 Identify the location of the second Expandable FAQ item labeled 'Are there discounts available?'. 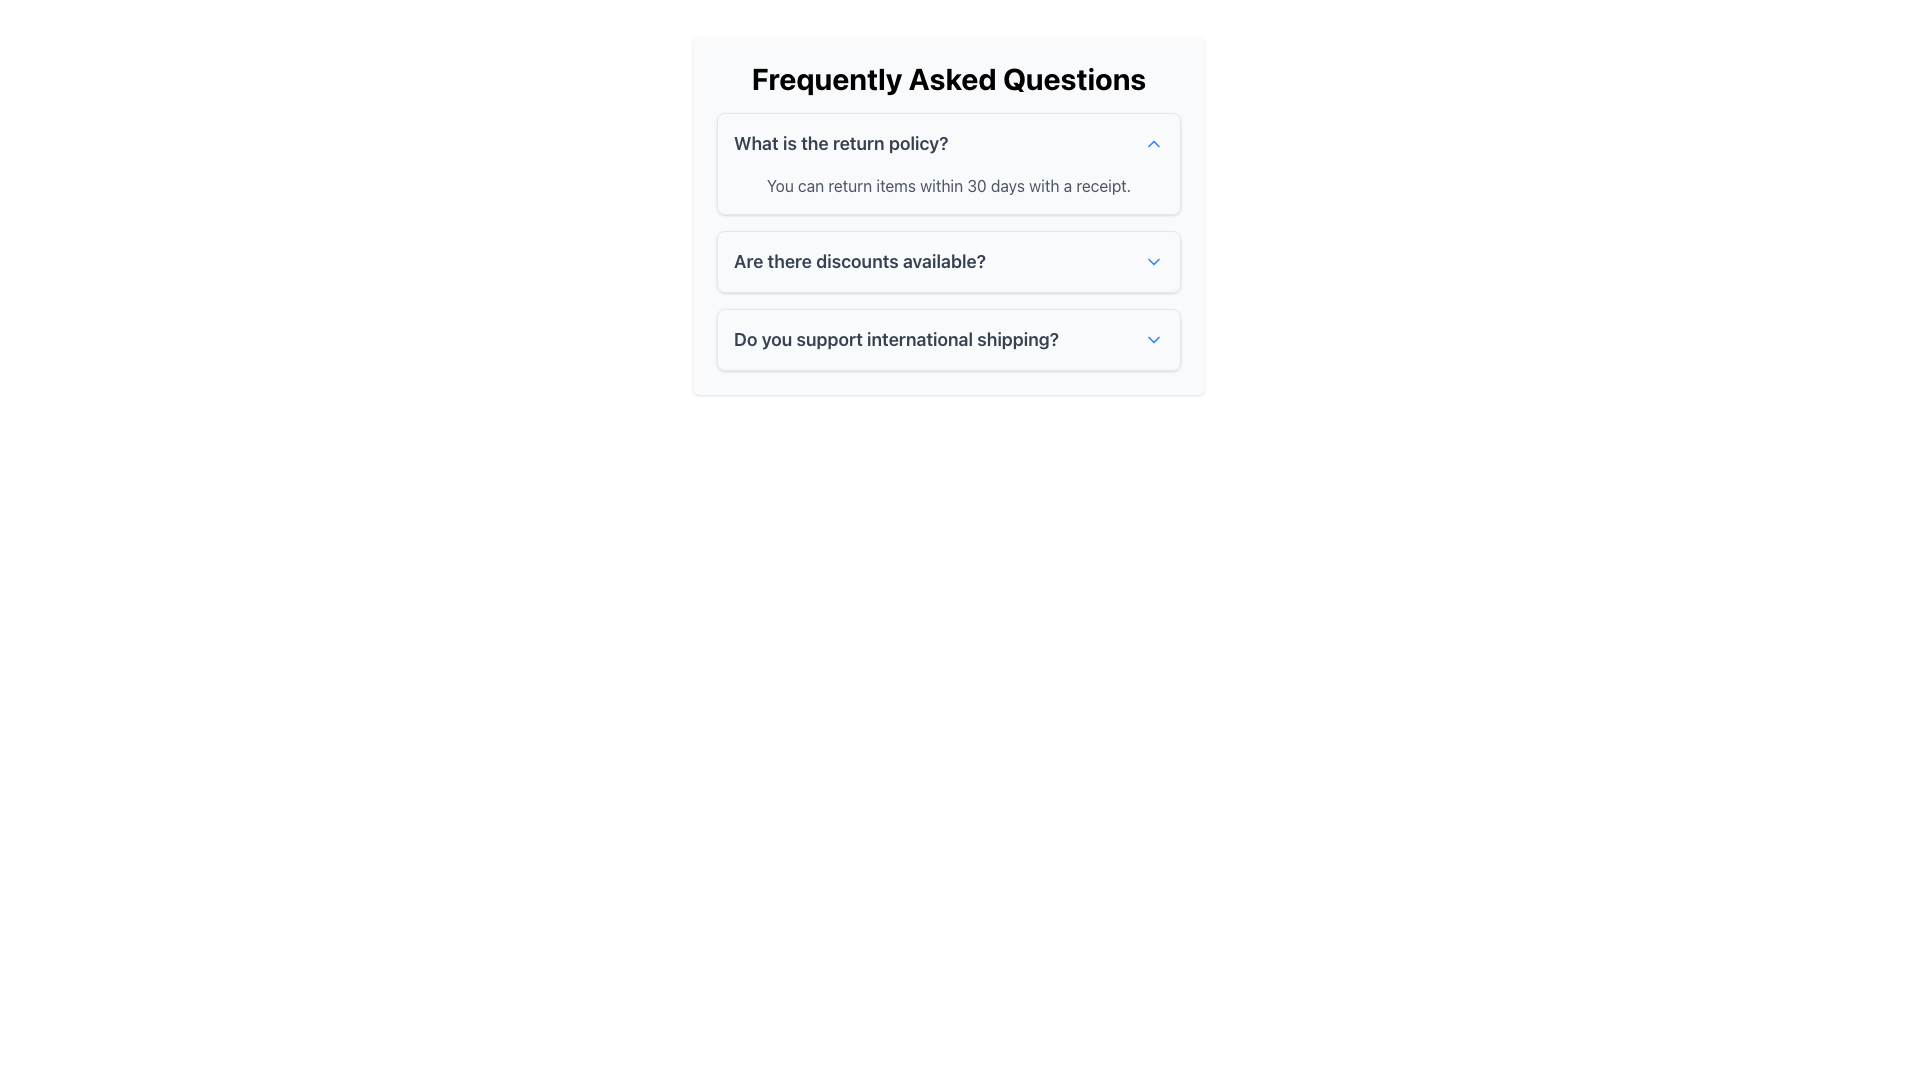
(948, 261).